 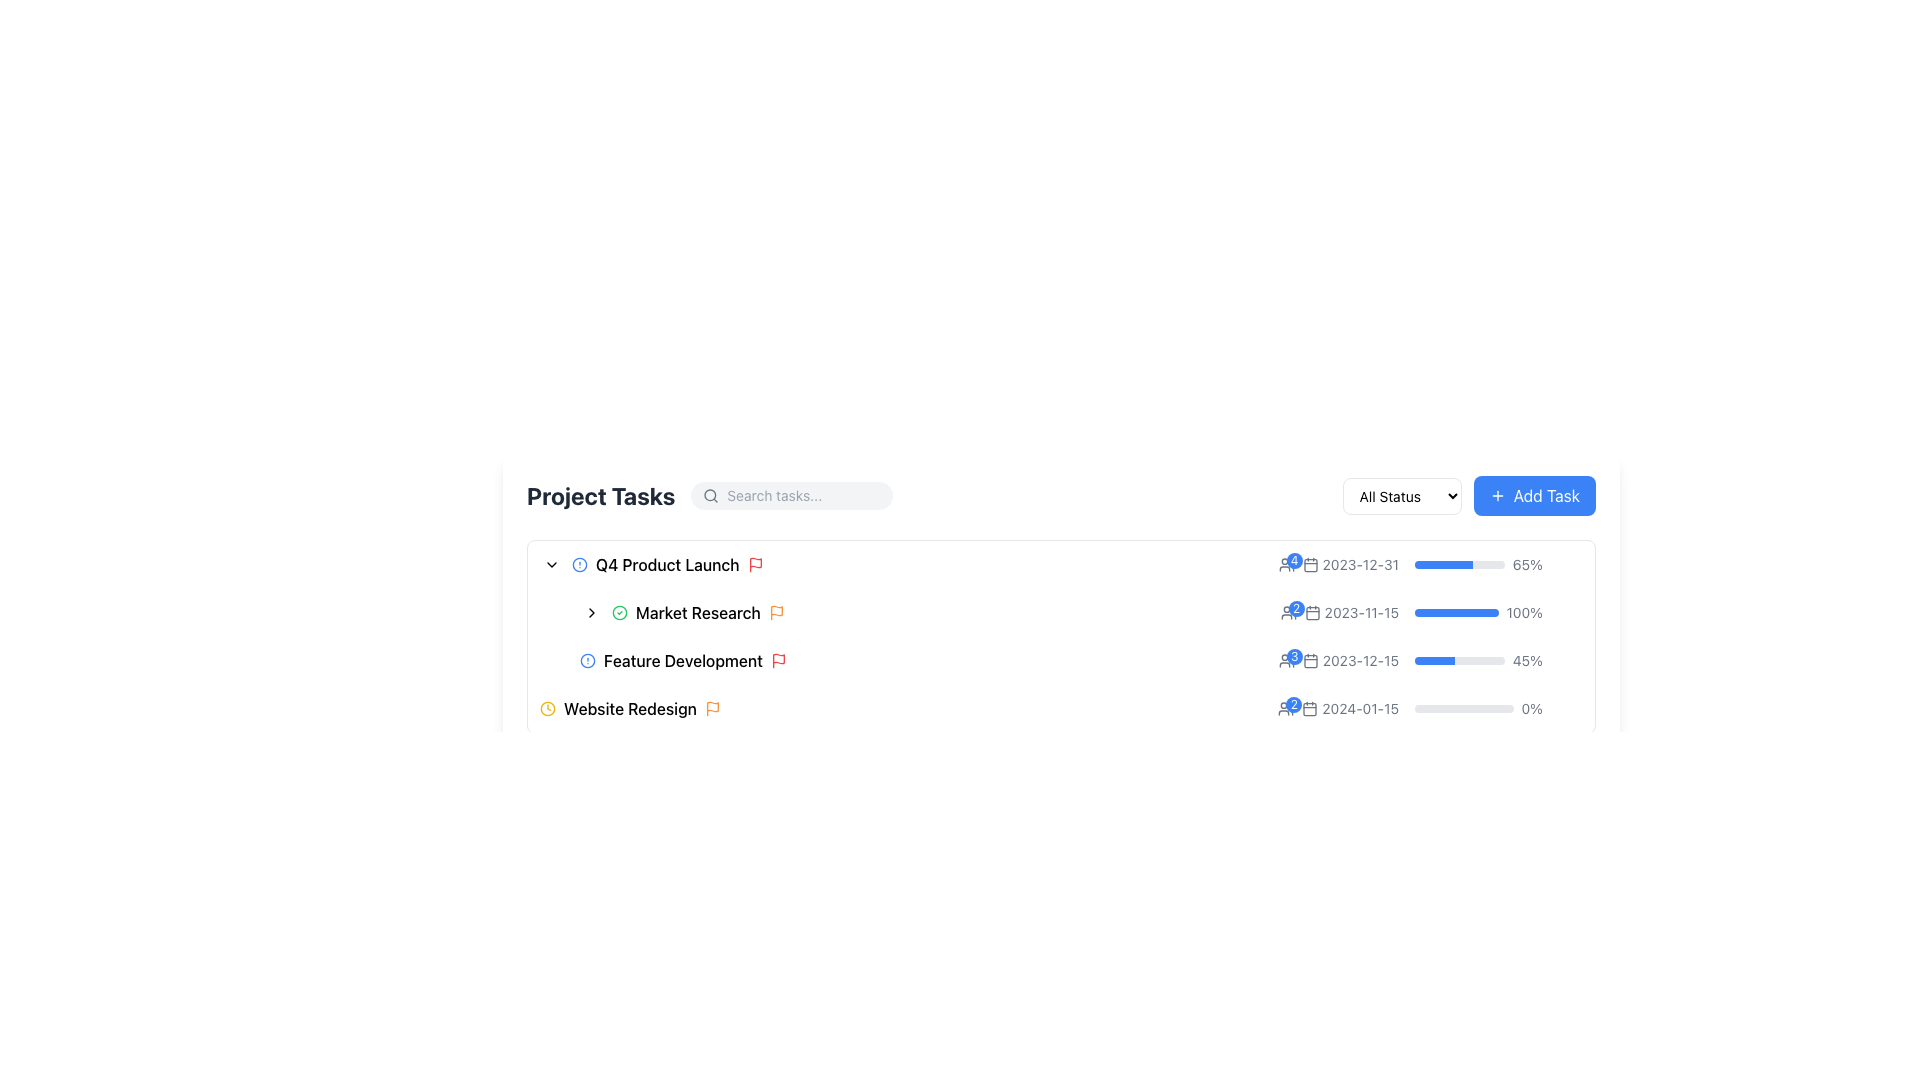 I want to click on task completion, so click(x=1453, y=564).